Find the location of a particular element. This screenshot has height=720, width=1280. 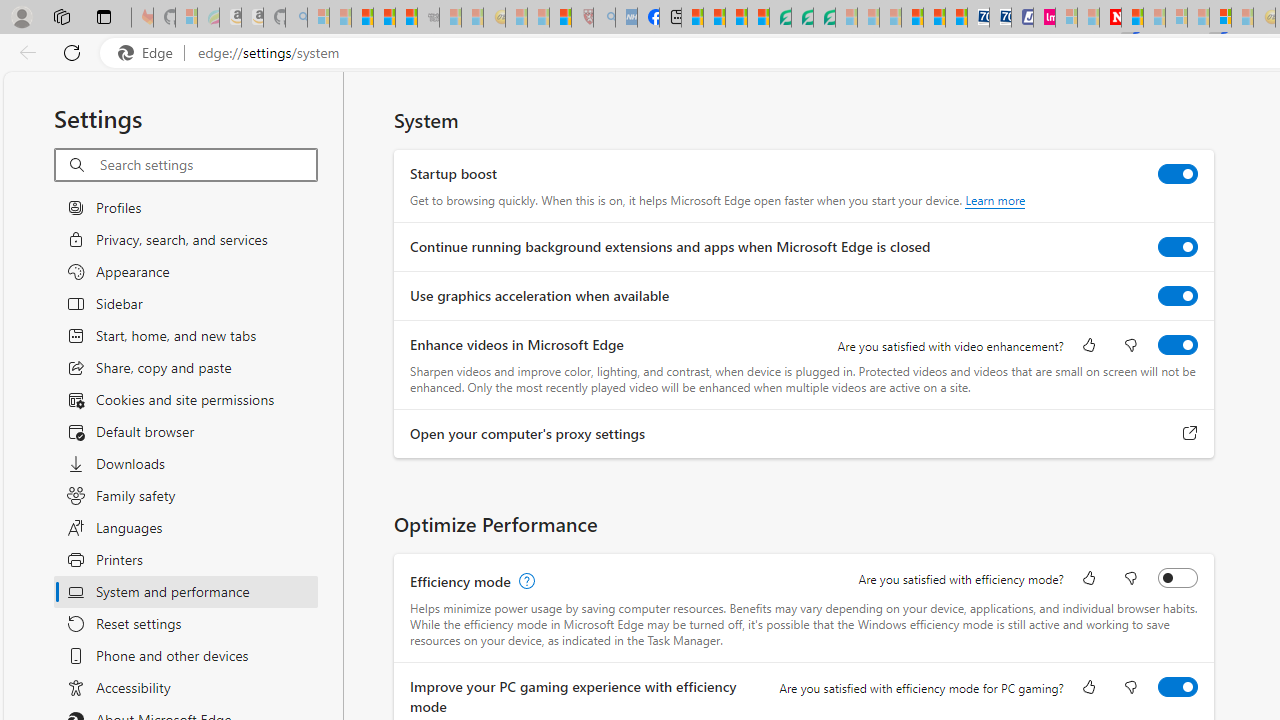

'Jobs - lastminute.com Investor Portal' is located at coordinates (1043, 17).